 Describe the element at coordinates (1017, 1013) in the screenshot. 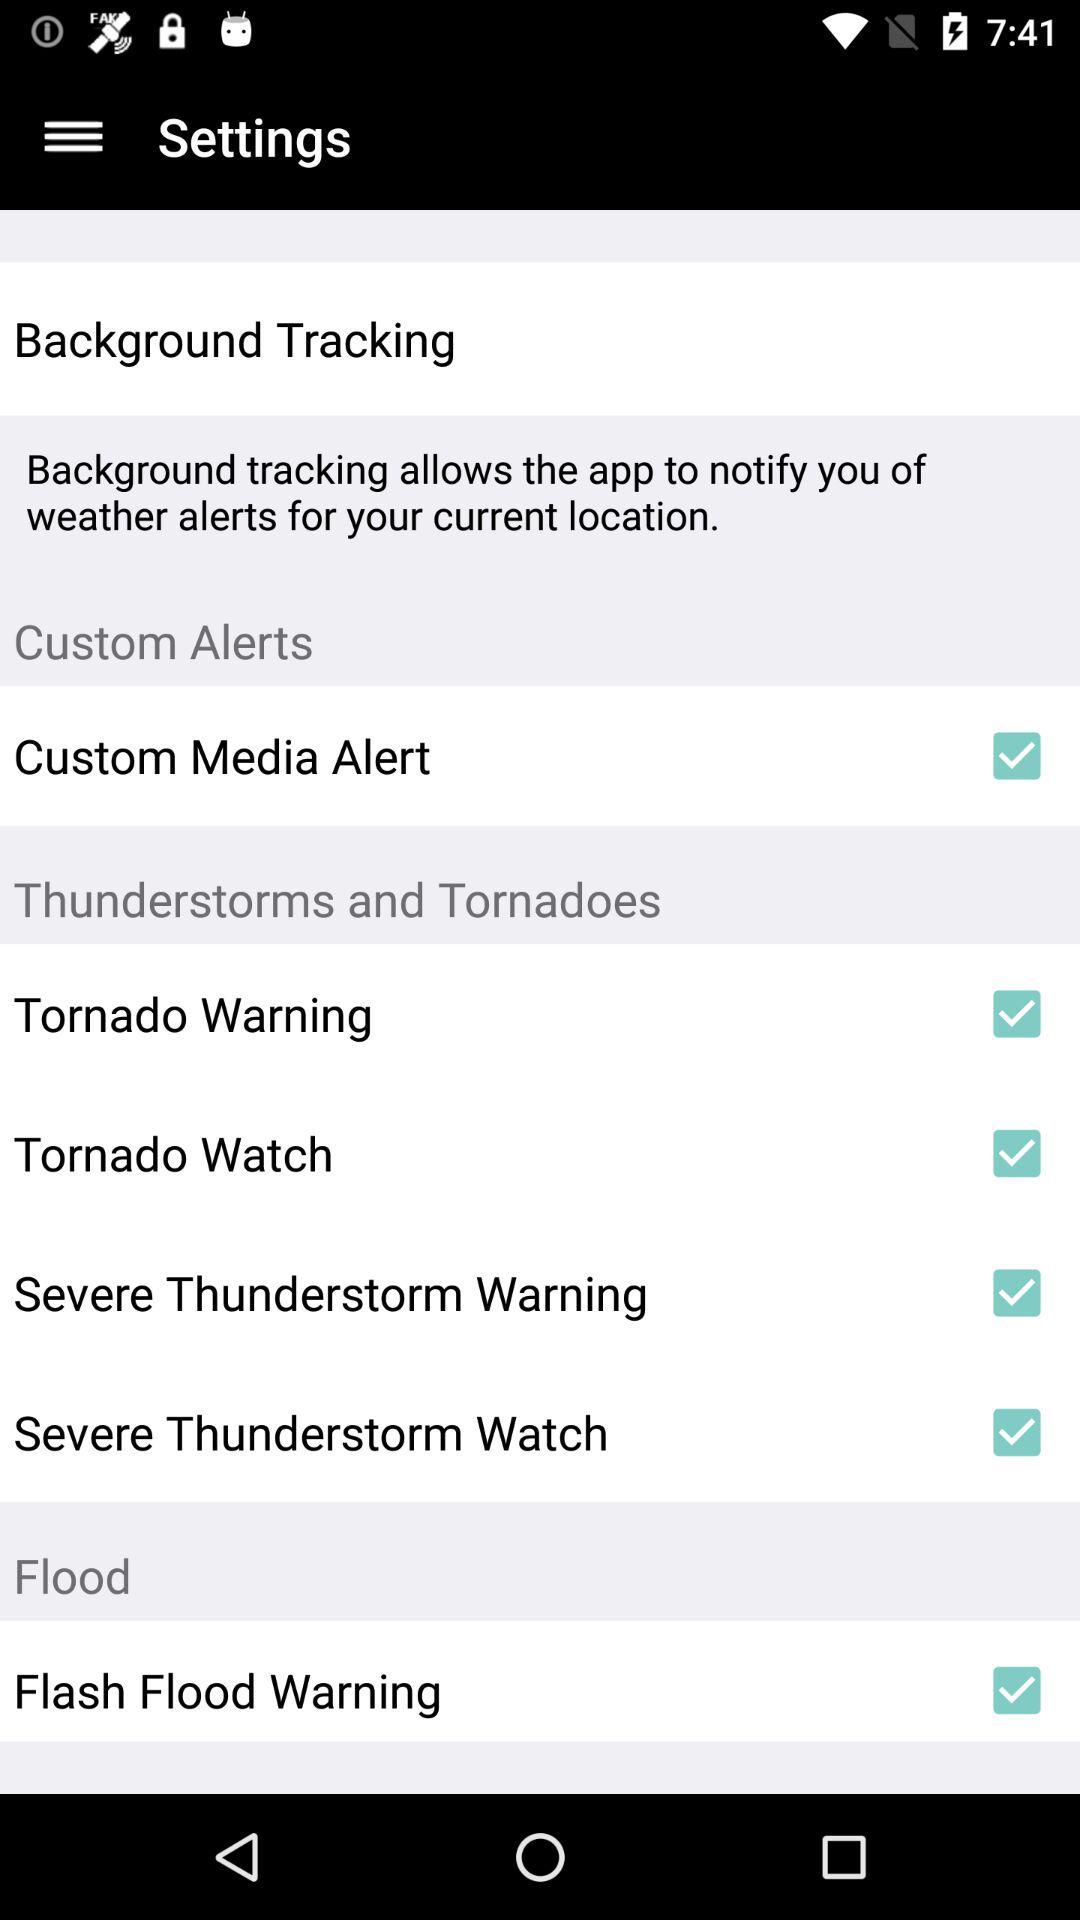

I see `icon to the right of tornado warning icon` at that location.